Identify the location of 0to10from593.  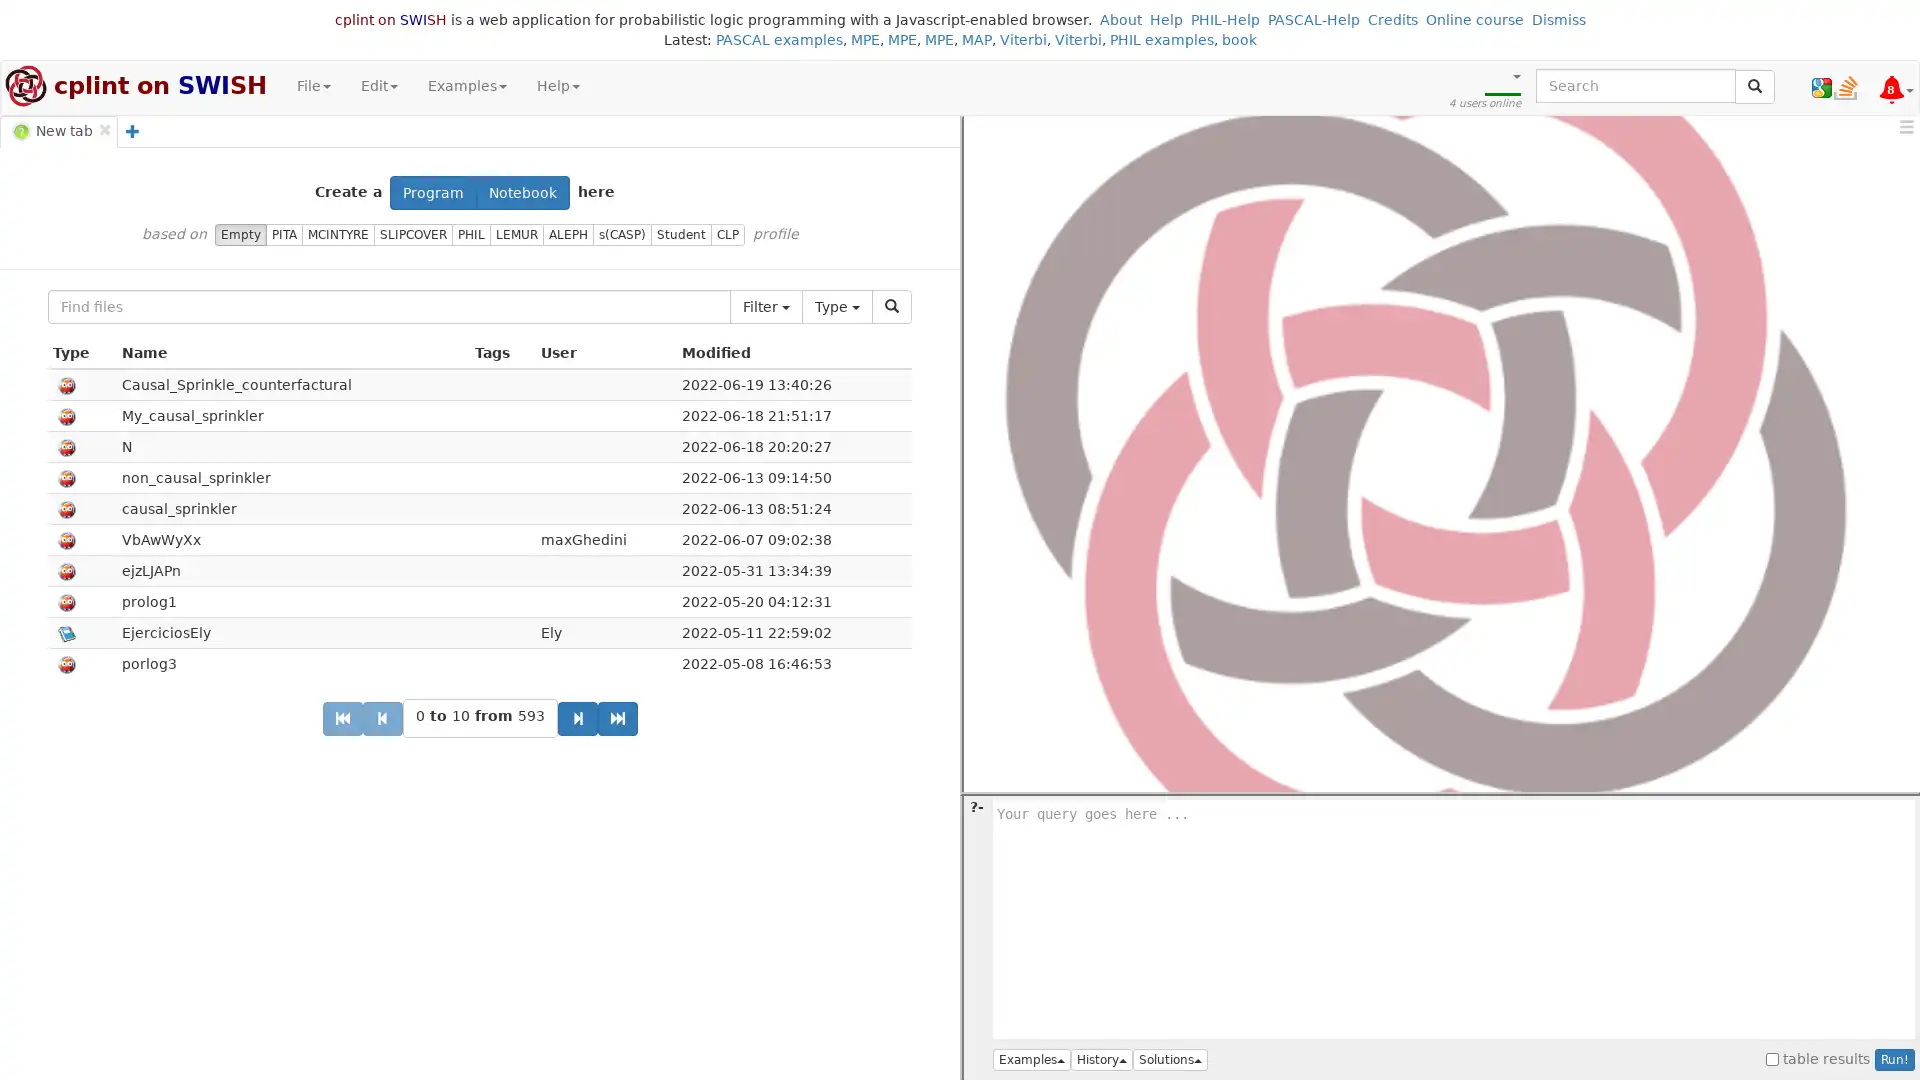
(478, 717).